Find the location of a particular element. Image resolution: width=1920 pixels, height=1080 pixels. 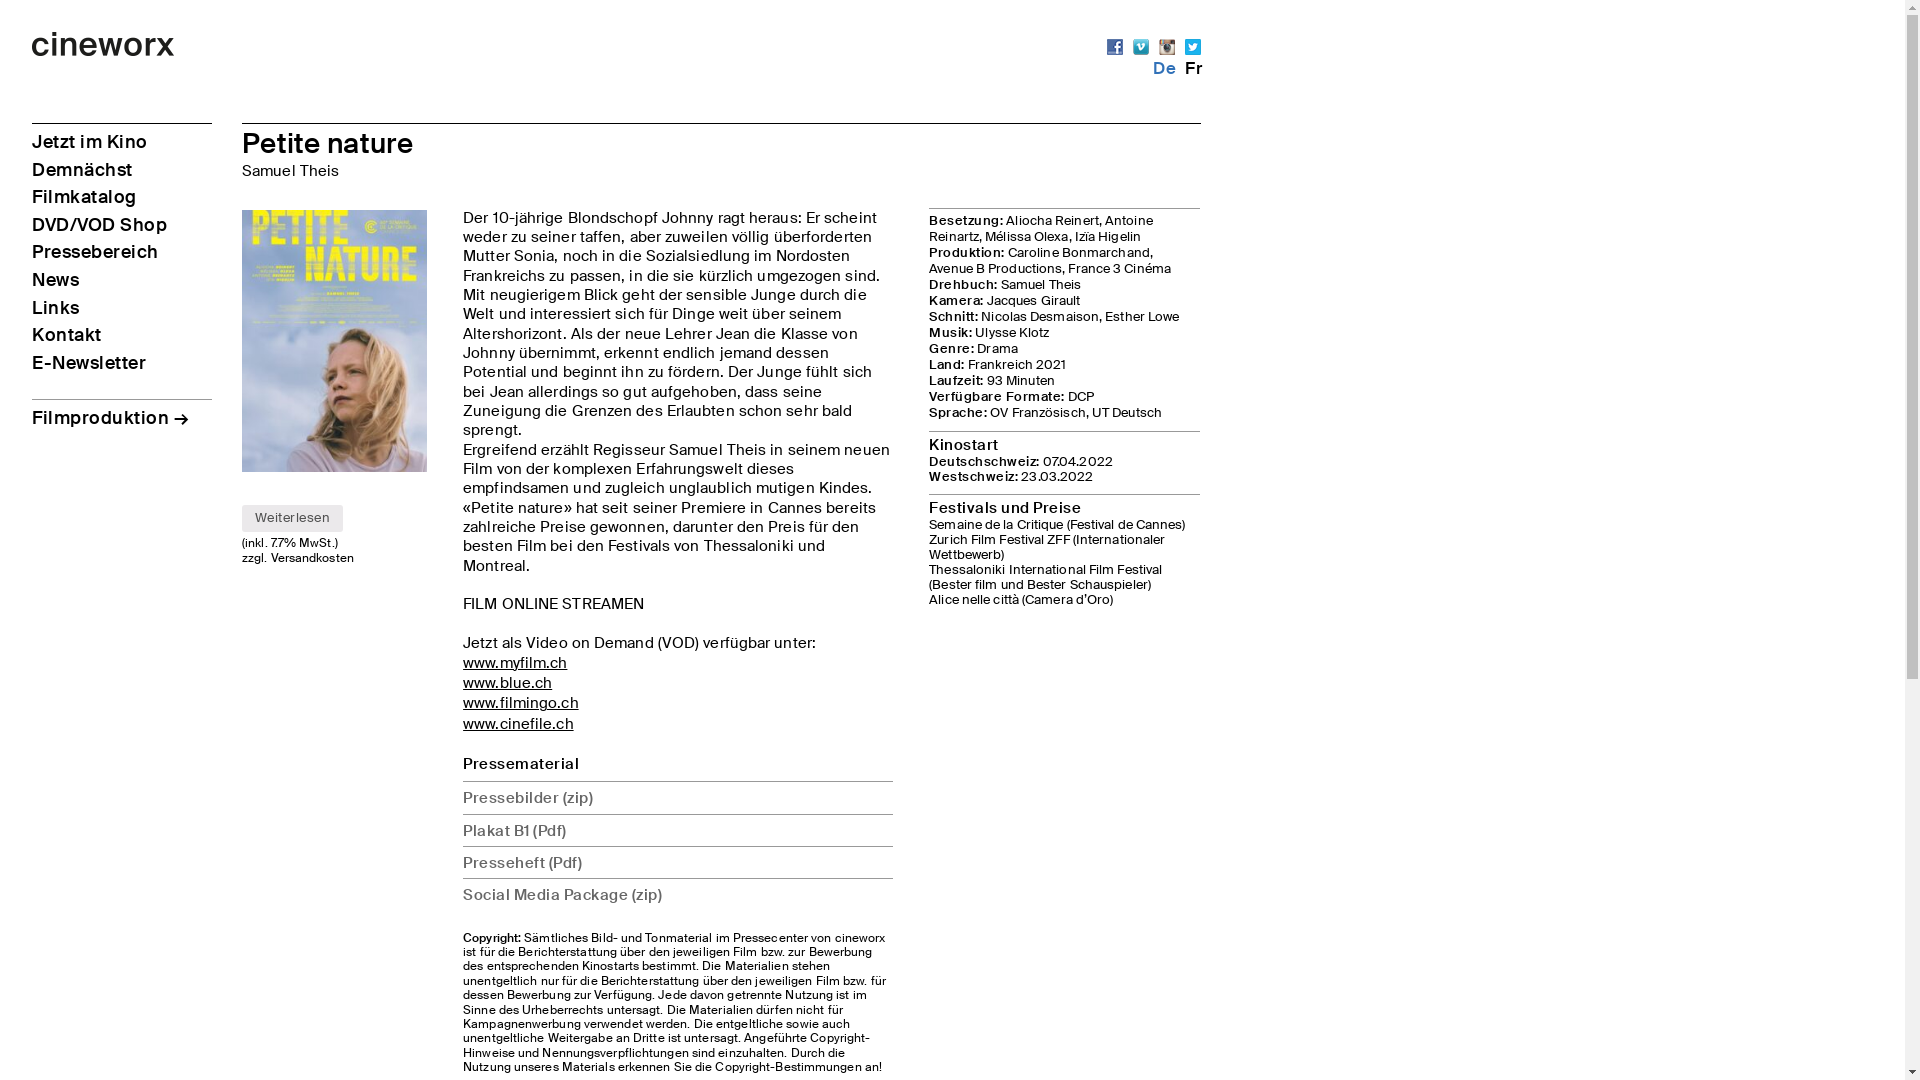

'Kontakt' is located at coordinates (32, 334).